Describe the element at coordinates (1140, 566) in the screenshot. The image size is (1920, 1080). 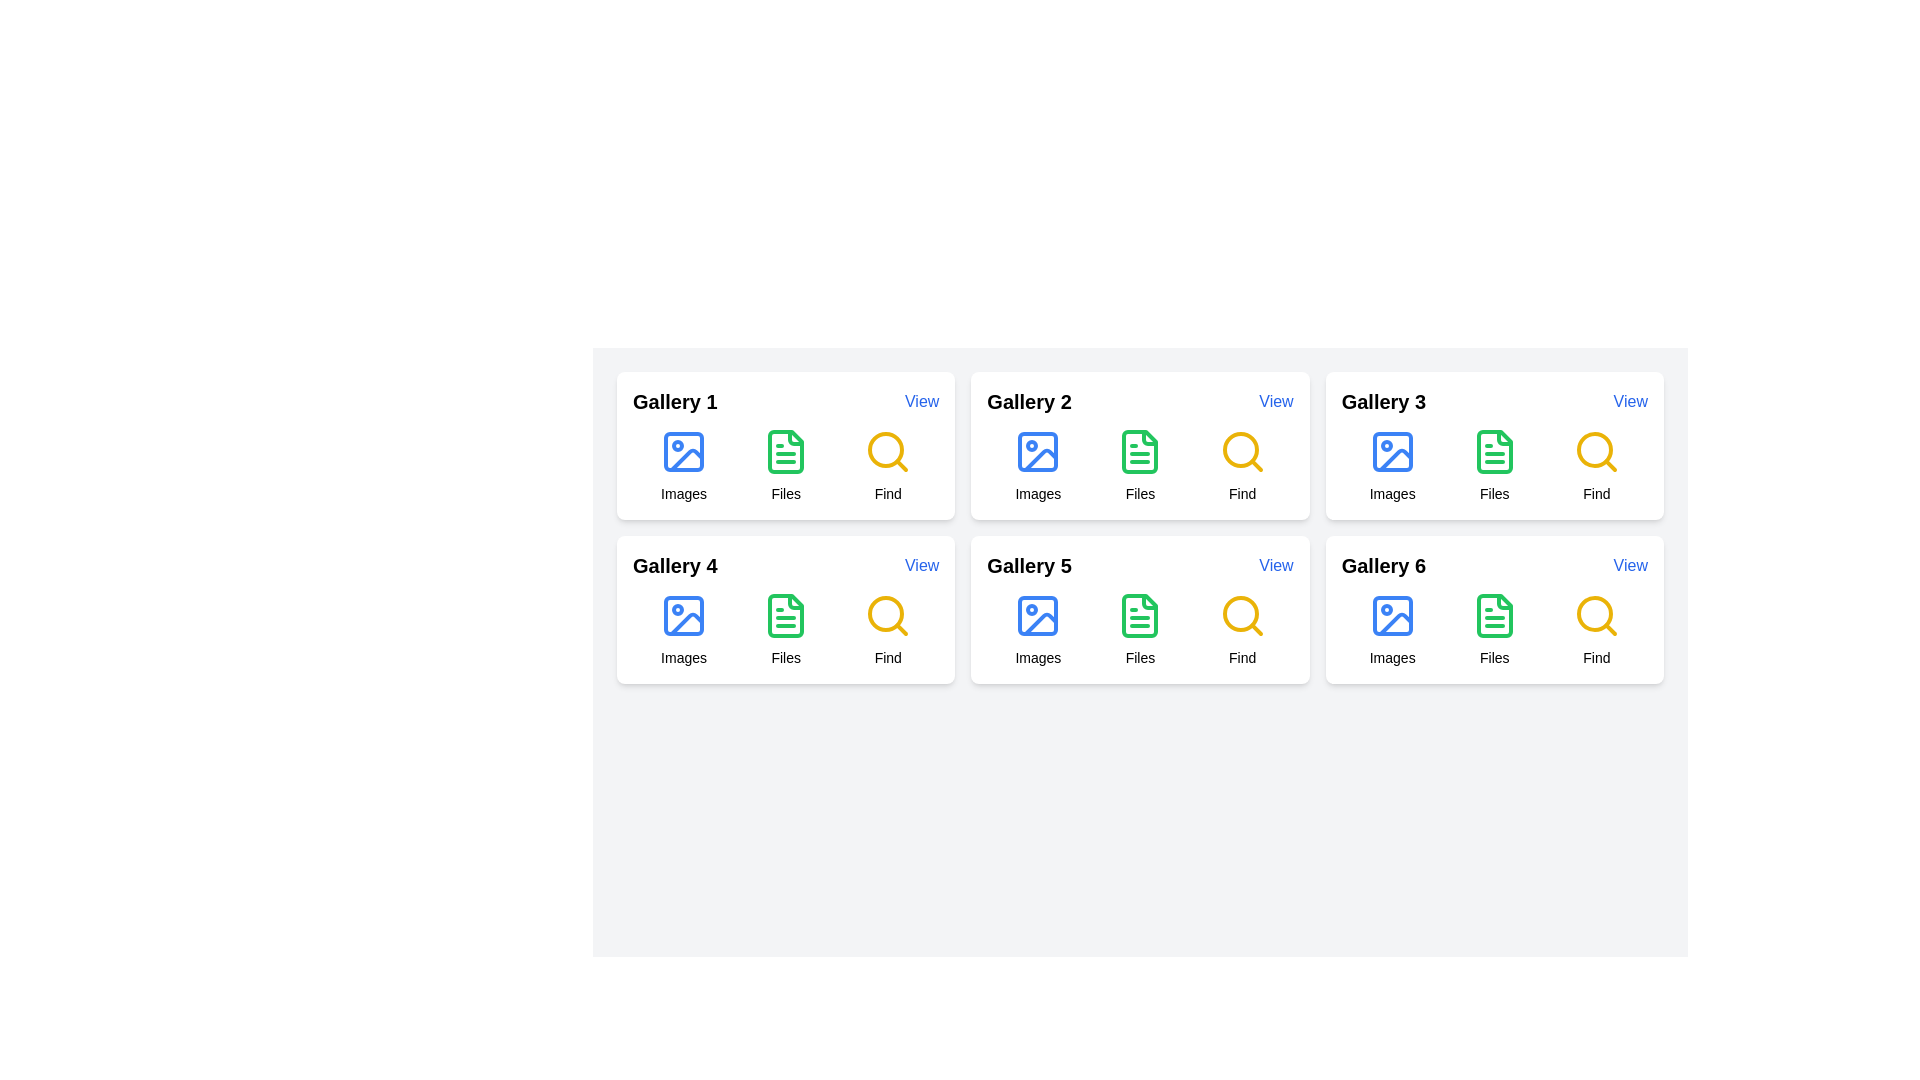
I see `the 'Gallery 5' title in the Header section of the Gallery 5 card, which is located in the bottom-left of the 2x3 grid layout` at that location.